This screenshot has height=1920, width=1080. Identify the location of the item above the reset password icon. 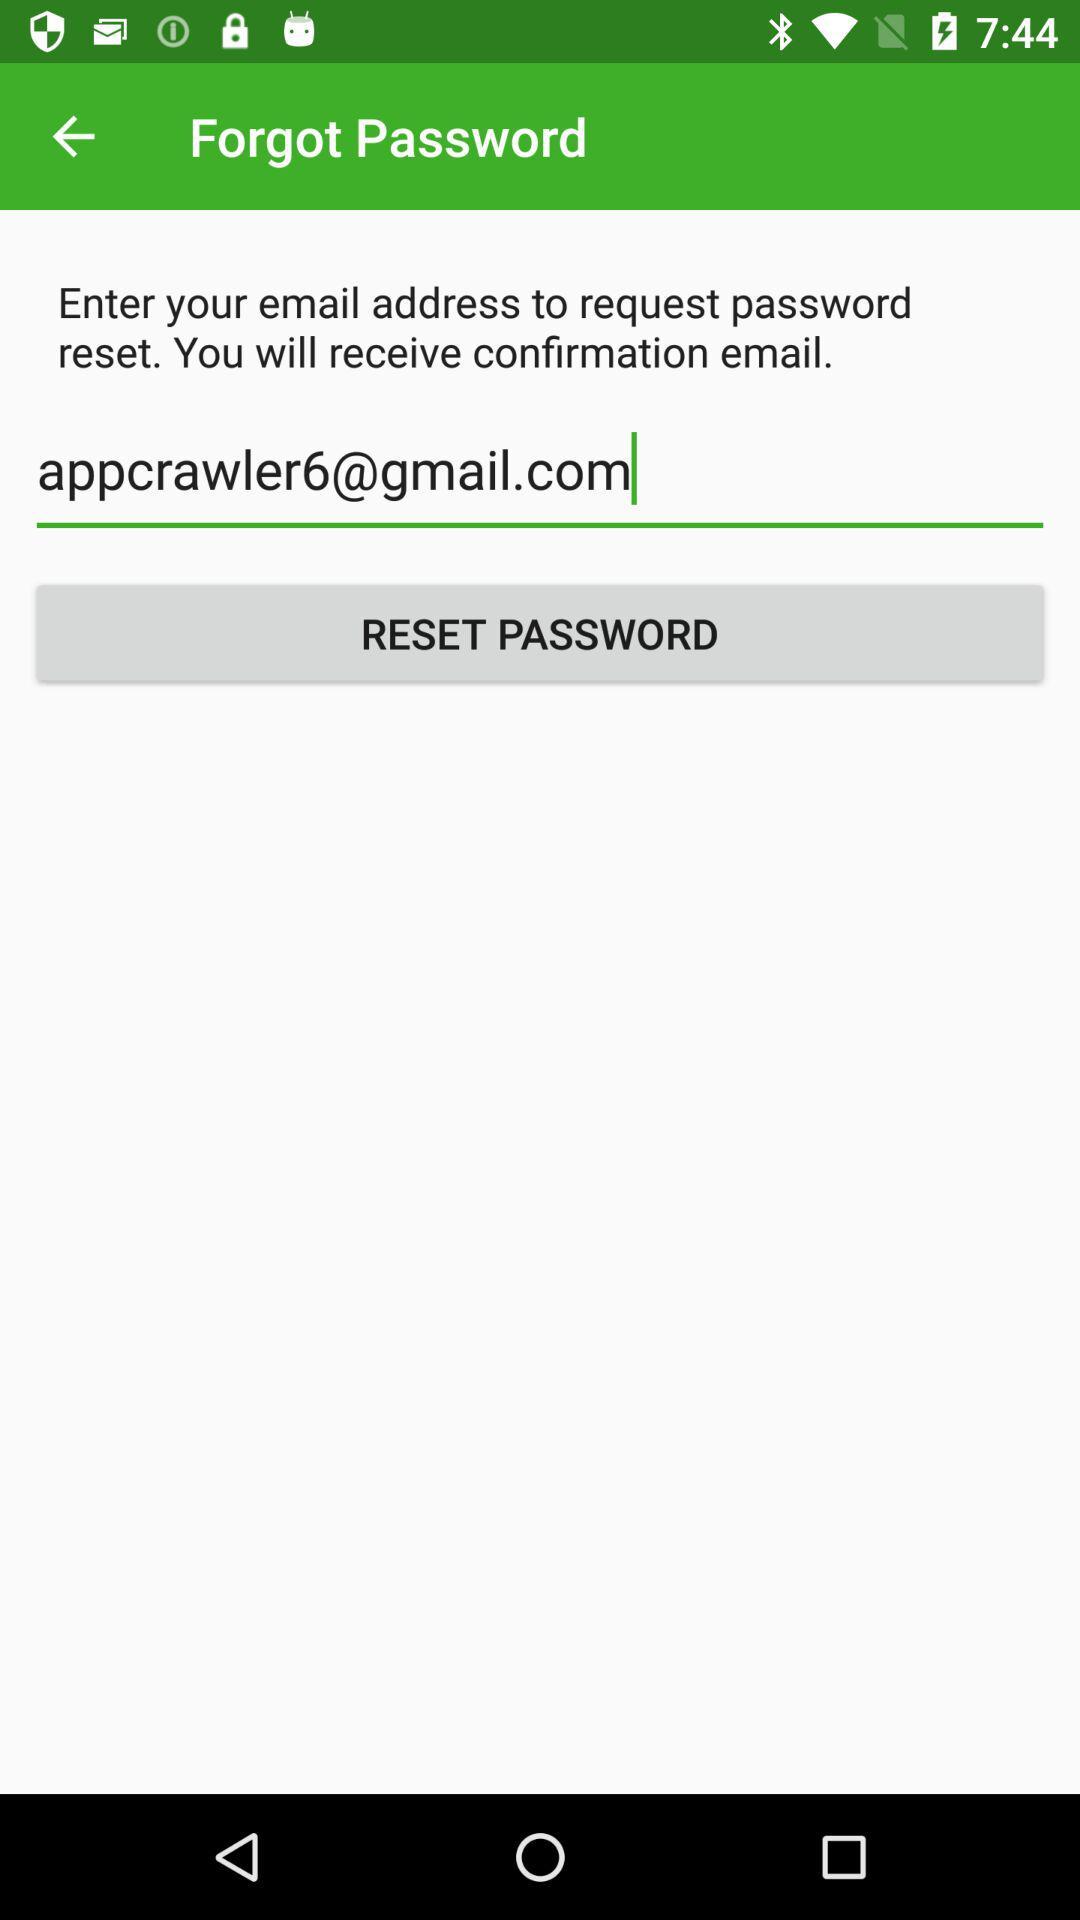
(540, 480).